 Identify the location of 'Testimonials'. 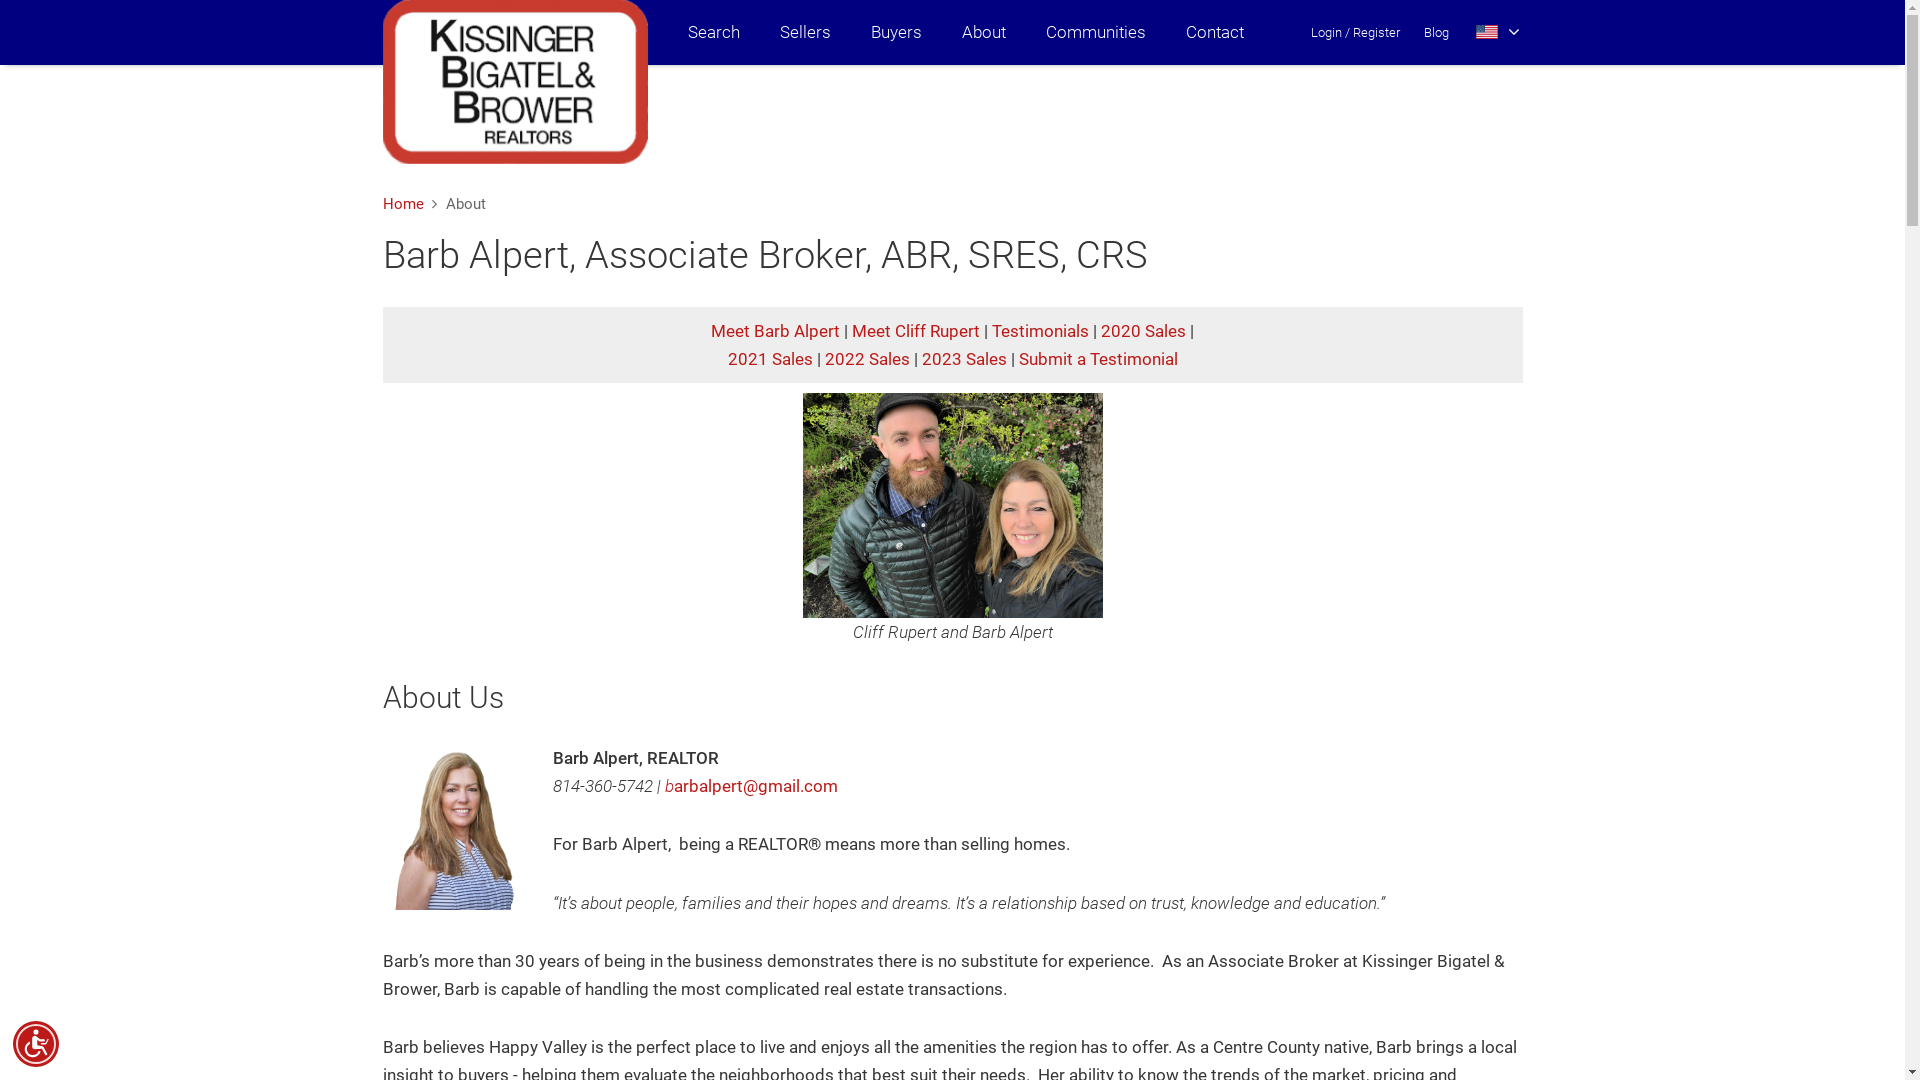
(1040, 330).